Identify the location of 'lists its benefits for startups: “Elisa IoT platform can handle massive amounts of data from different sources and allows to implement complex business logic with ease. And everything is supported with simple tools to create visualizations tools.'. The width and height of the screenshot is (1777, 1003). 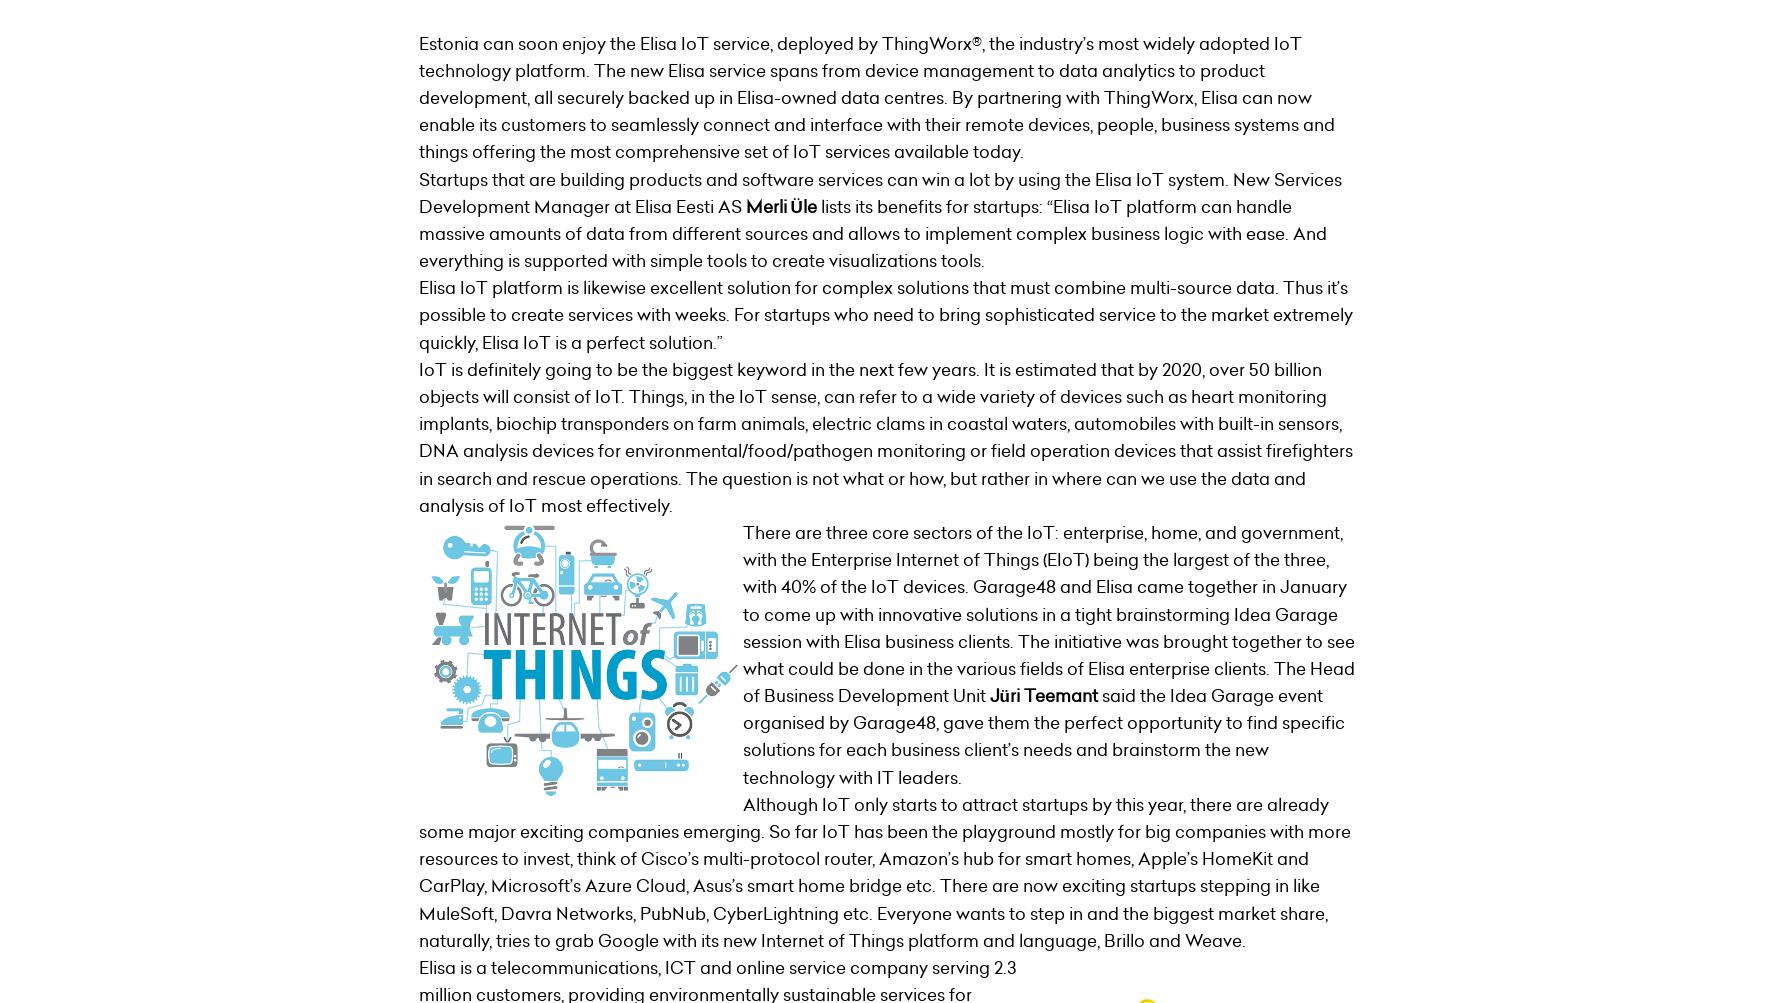
(870, 233).